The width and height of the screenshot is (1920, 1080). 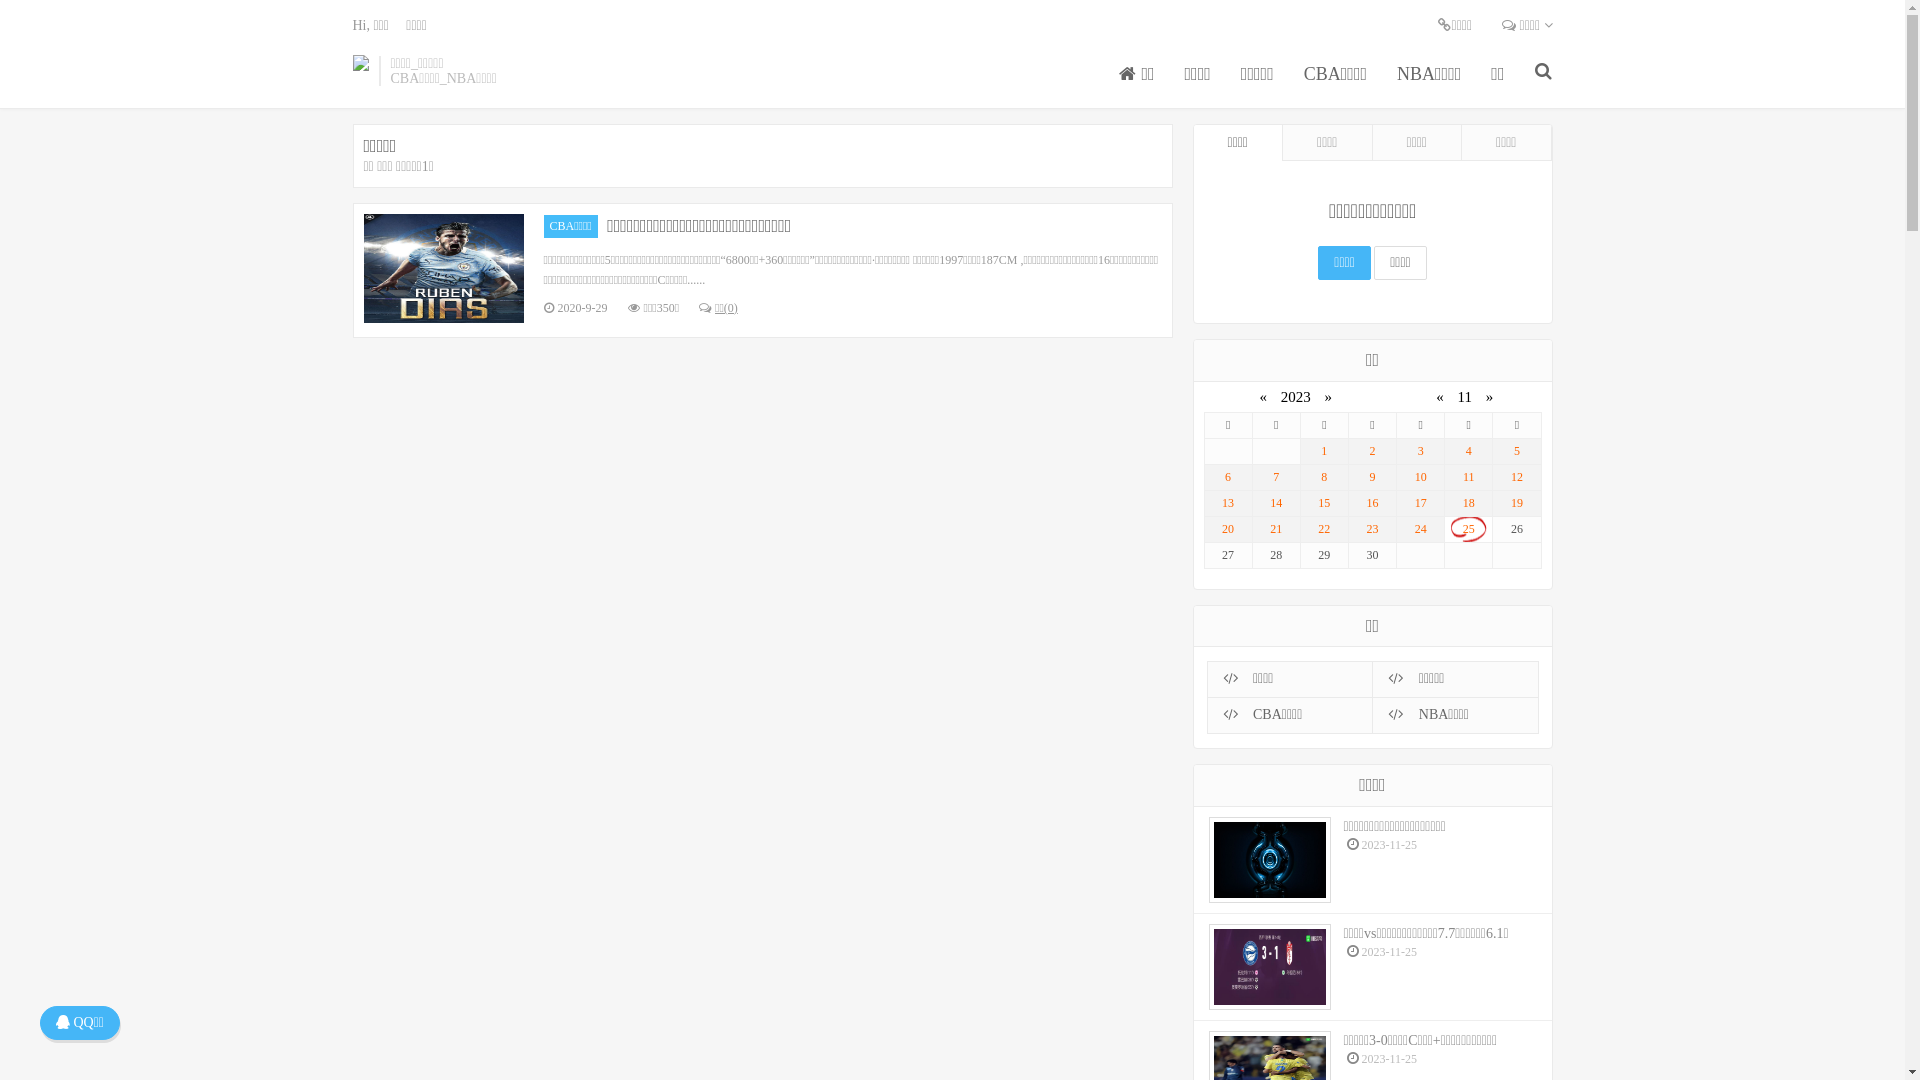 I want to click on '16', so click(x=1371, y=502).